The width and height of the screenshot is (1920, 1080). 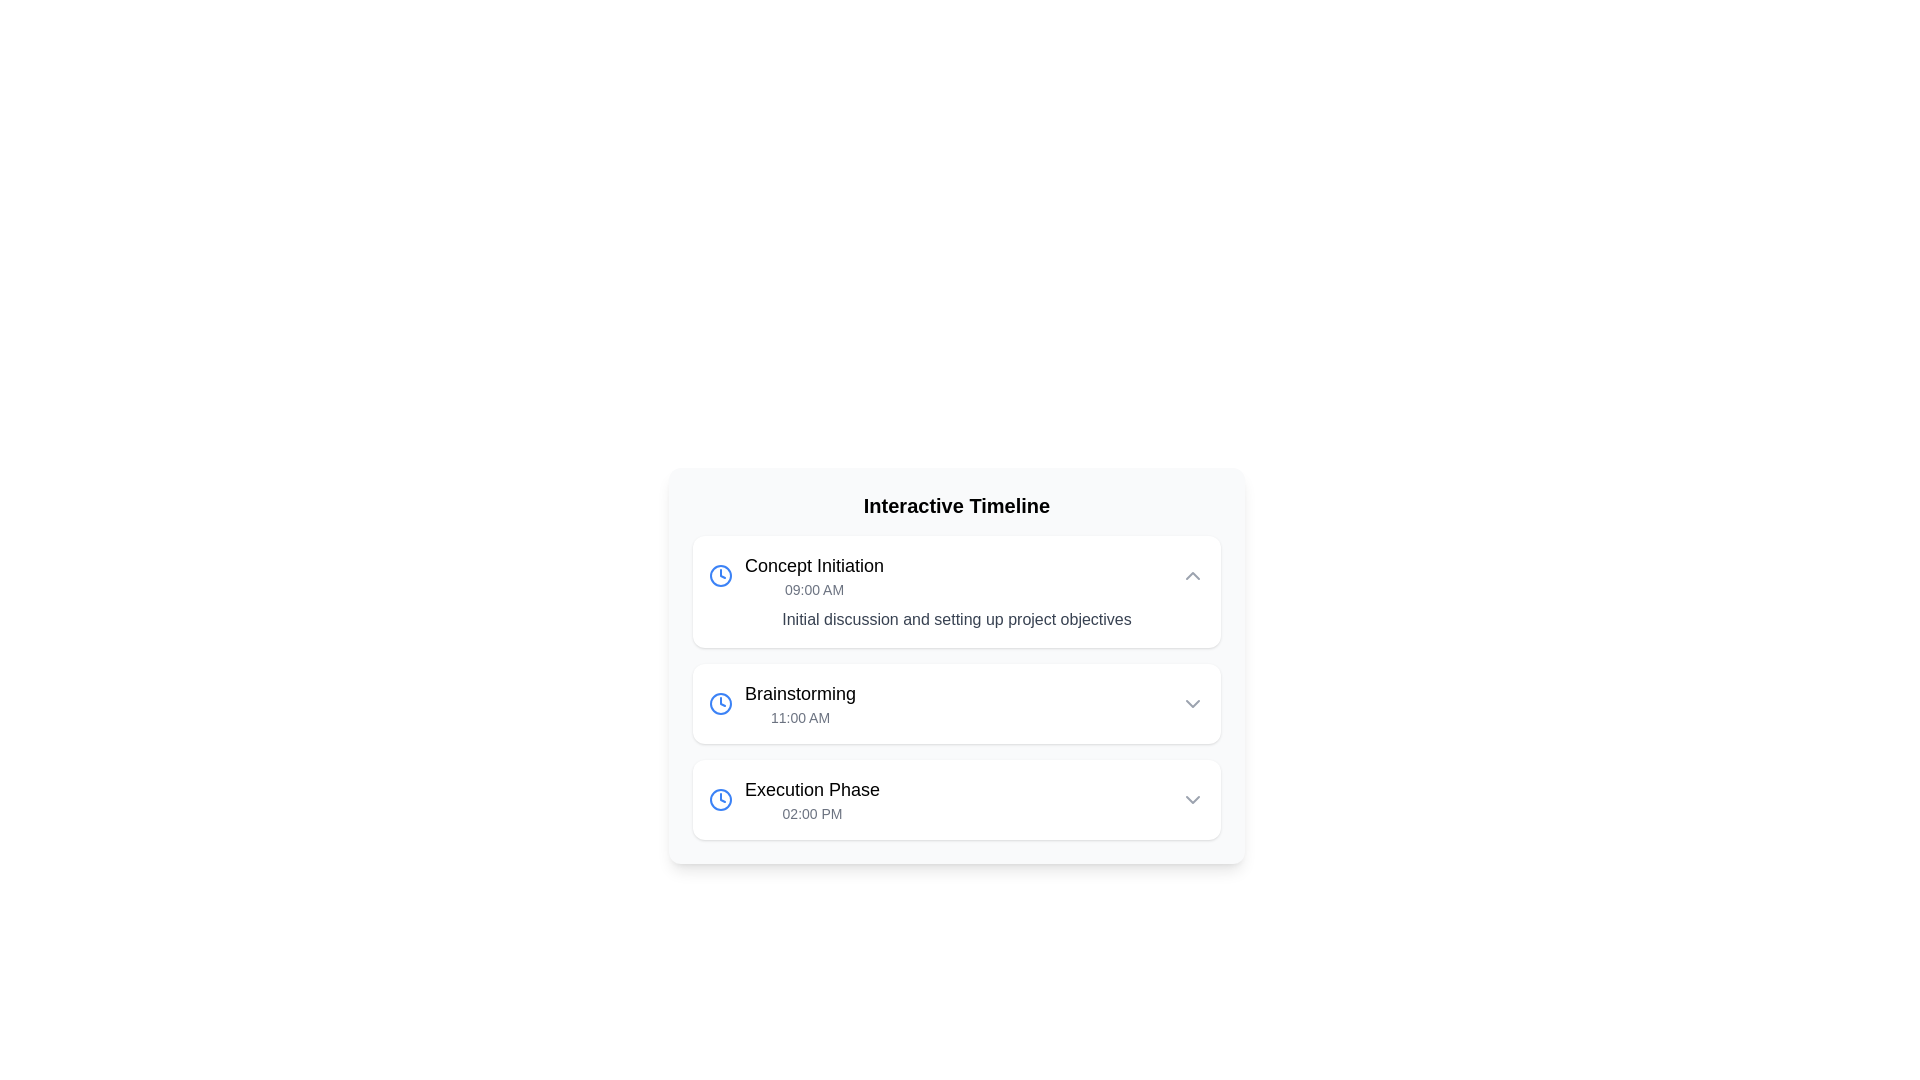 What do you see at coordinates (955, 619) in the screenshot?
I see `descriptive text located below the '09:00 AM' time indicator and heading 'Concept Initiation' in the first card of the vertically aligned timeline` at bounding box center [955, 619].